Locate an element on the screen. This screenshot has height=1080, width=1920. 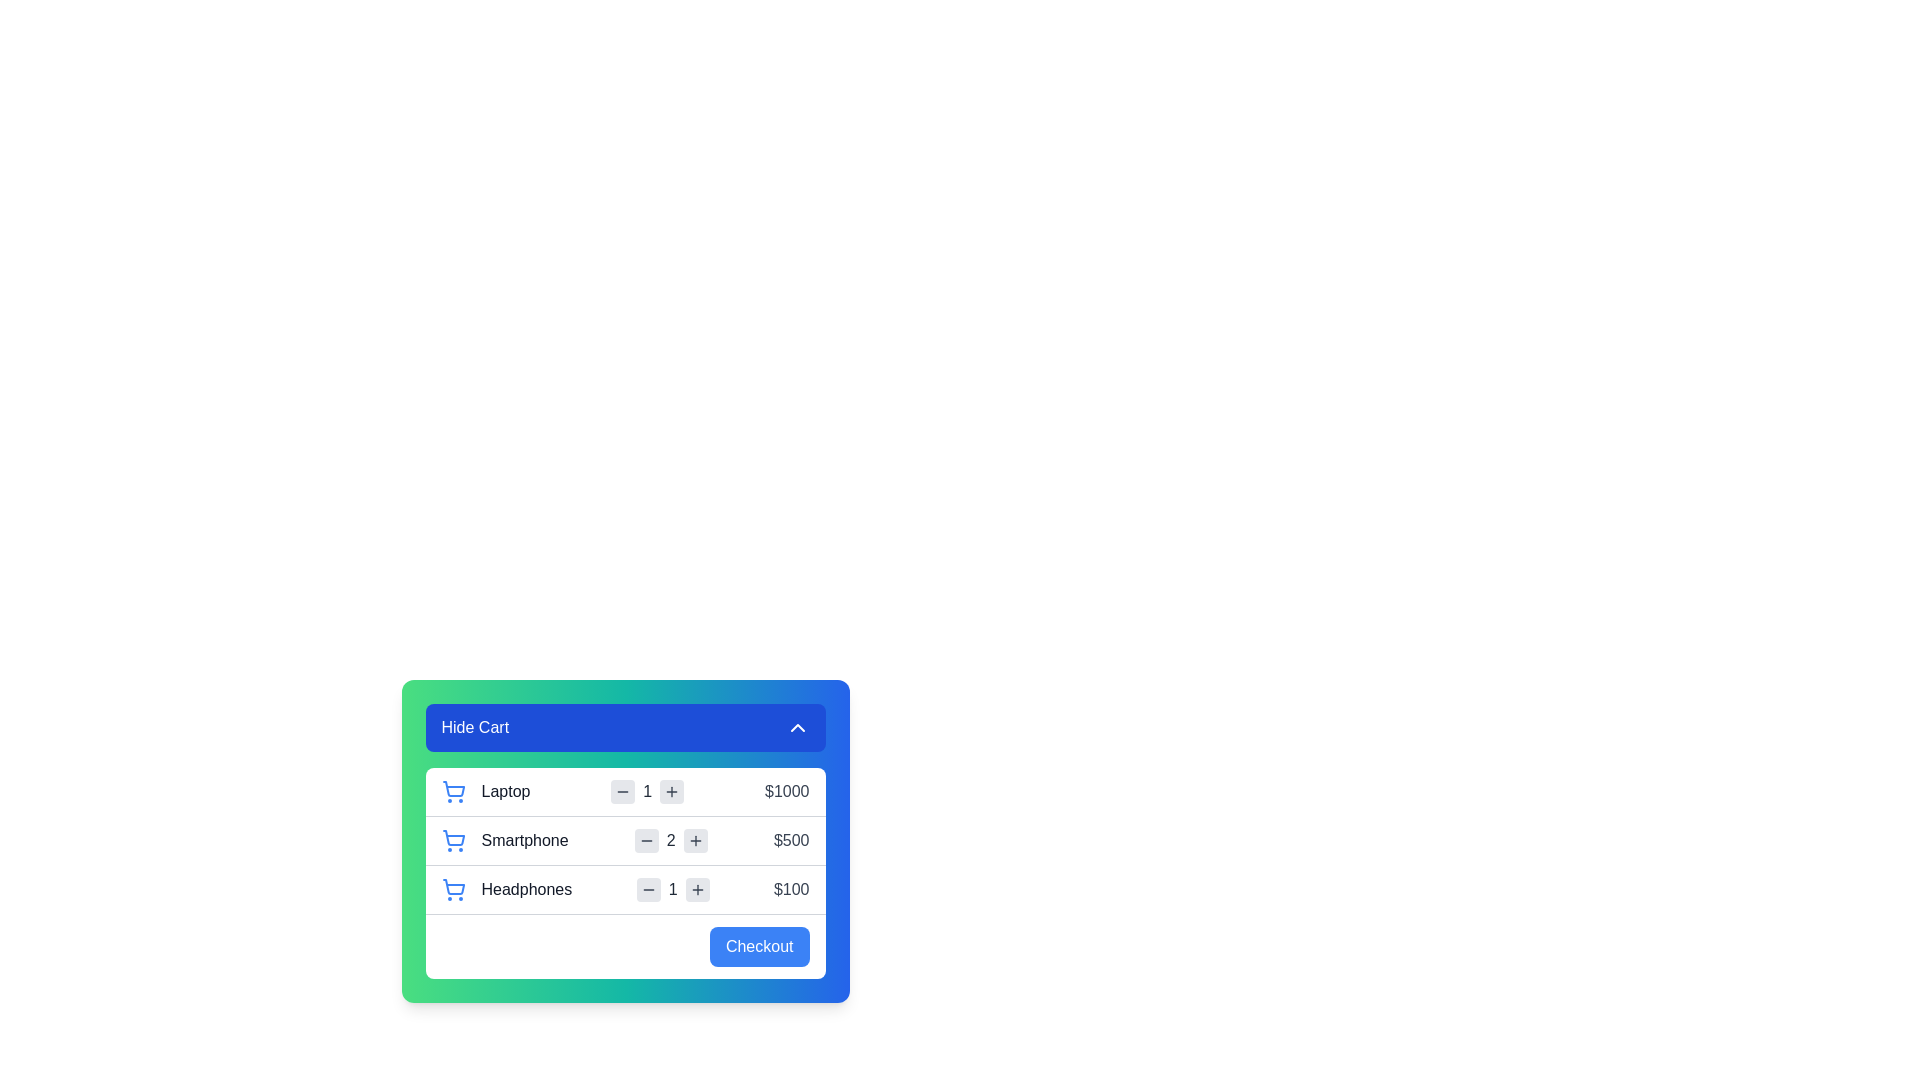
the Text Label displaying the current quantity of the 'Smartphone' item in the cart, located between the decrement and increment buttons is located at coordinates (671, 840).